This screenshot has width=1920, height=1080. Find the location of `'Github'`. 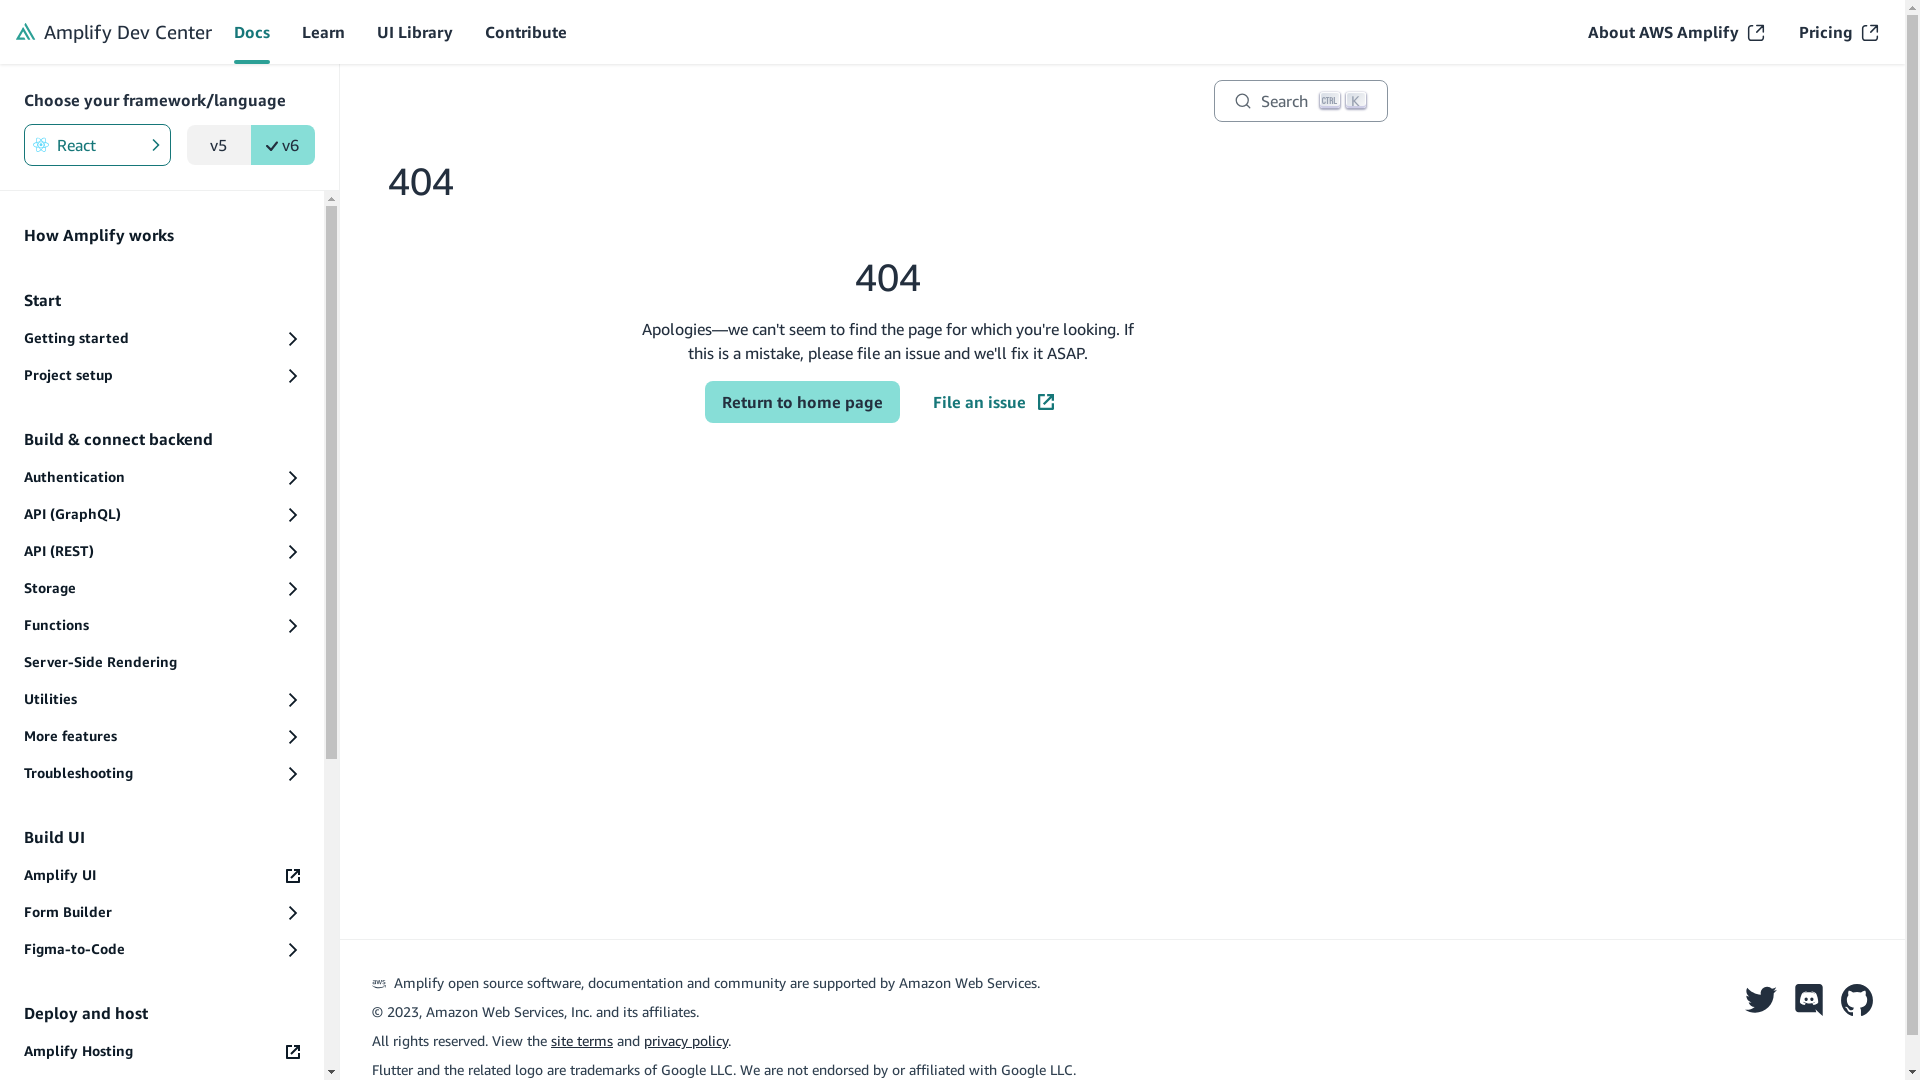

'Github' is located at coordinates (1856, 995).